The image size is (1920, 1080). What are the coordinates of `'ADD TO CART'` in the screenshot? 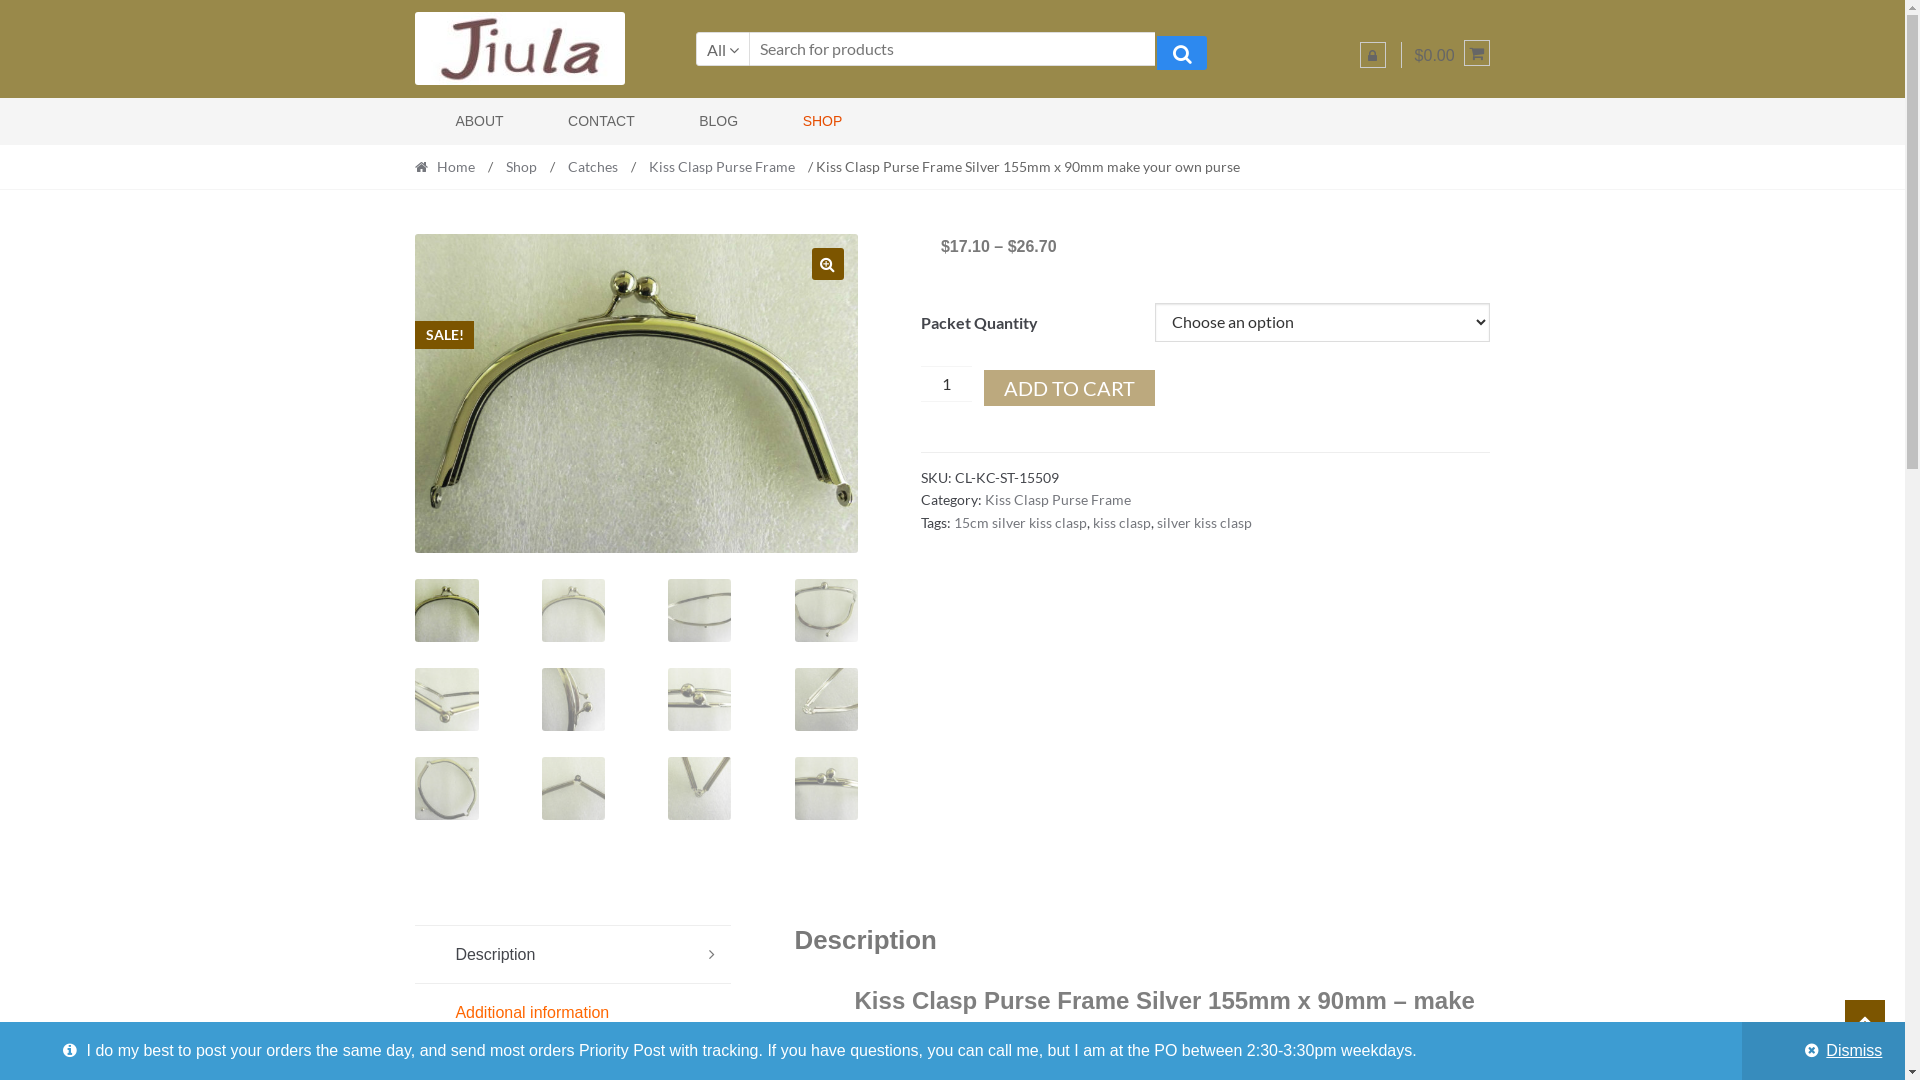 It's located at (1068, 388).